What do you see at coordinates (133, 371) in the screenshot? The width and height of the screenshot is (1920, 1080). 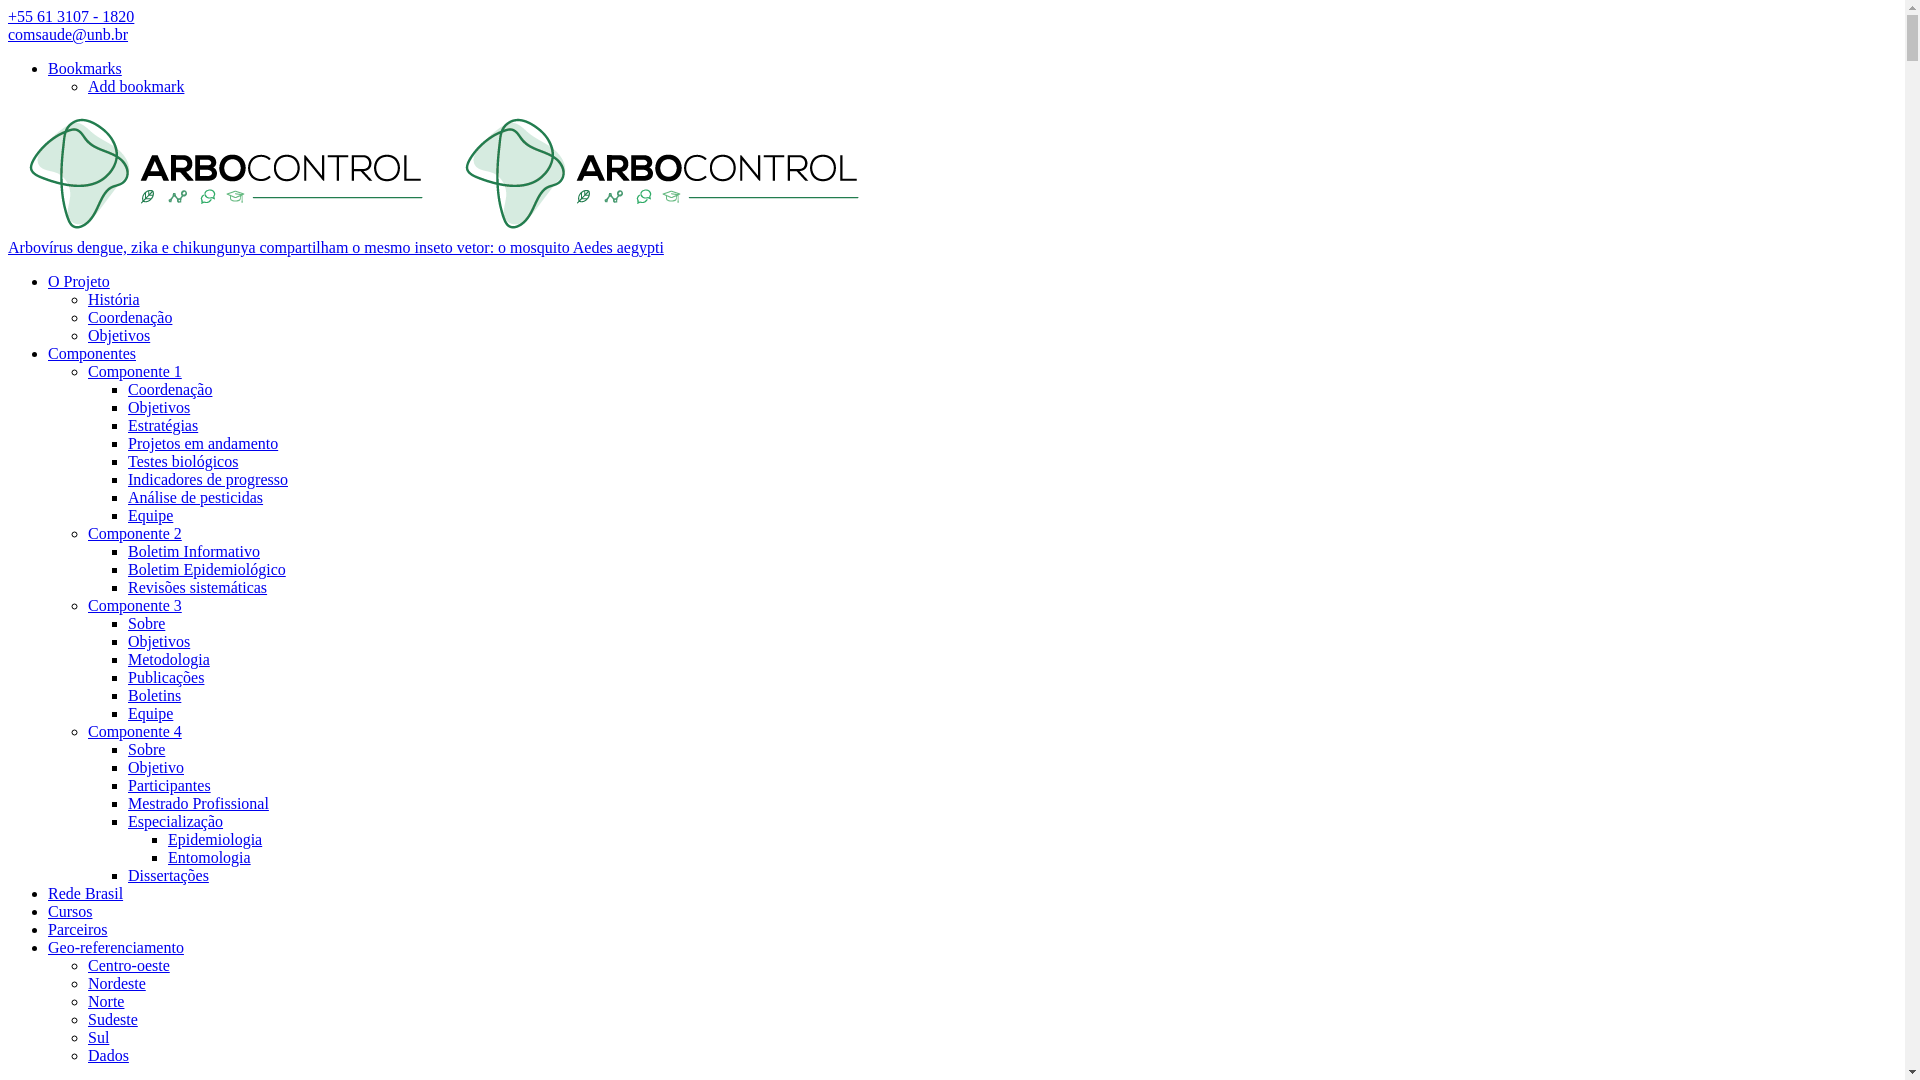 I see `'Componente 1'` at bounding box center [133, 371].